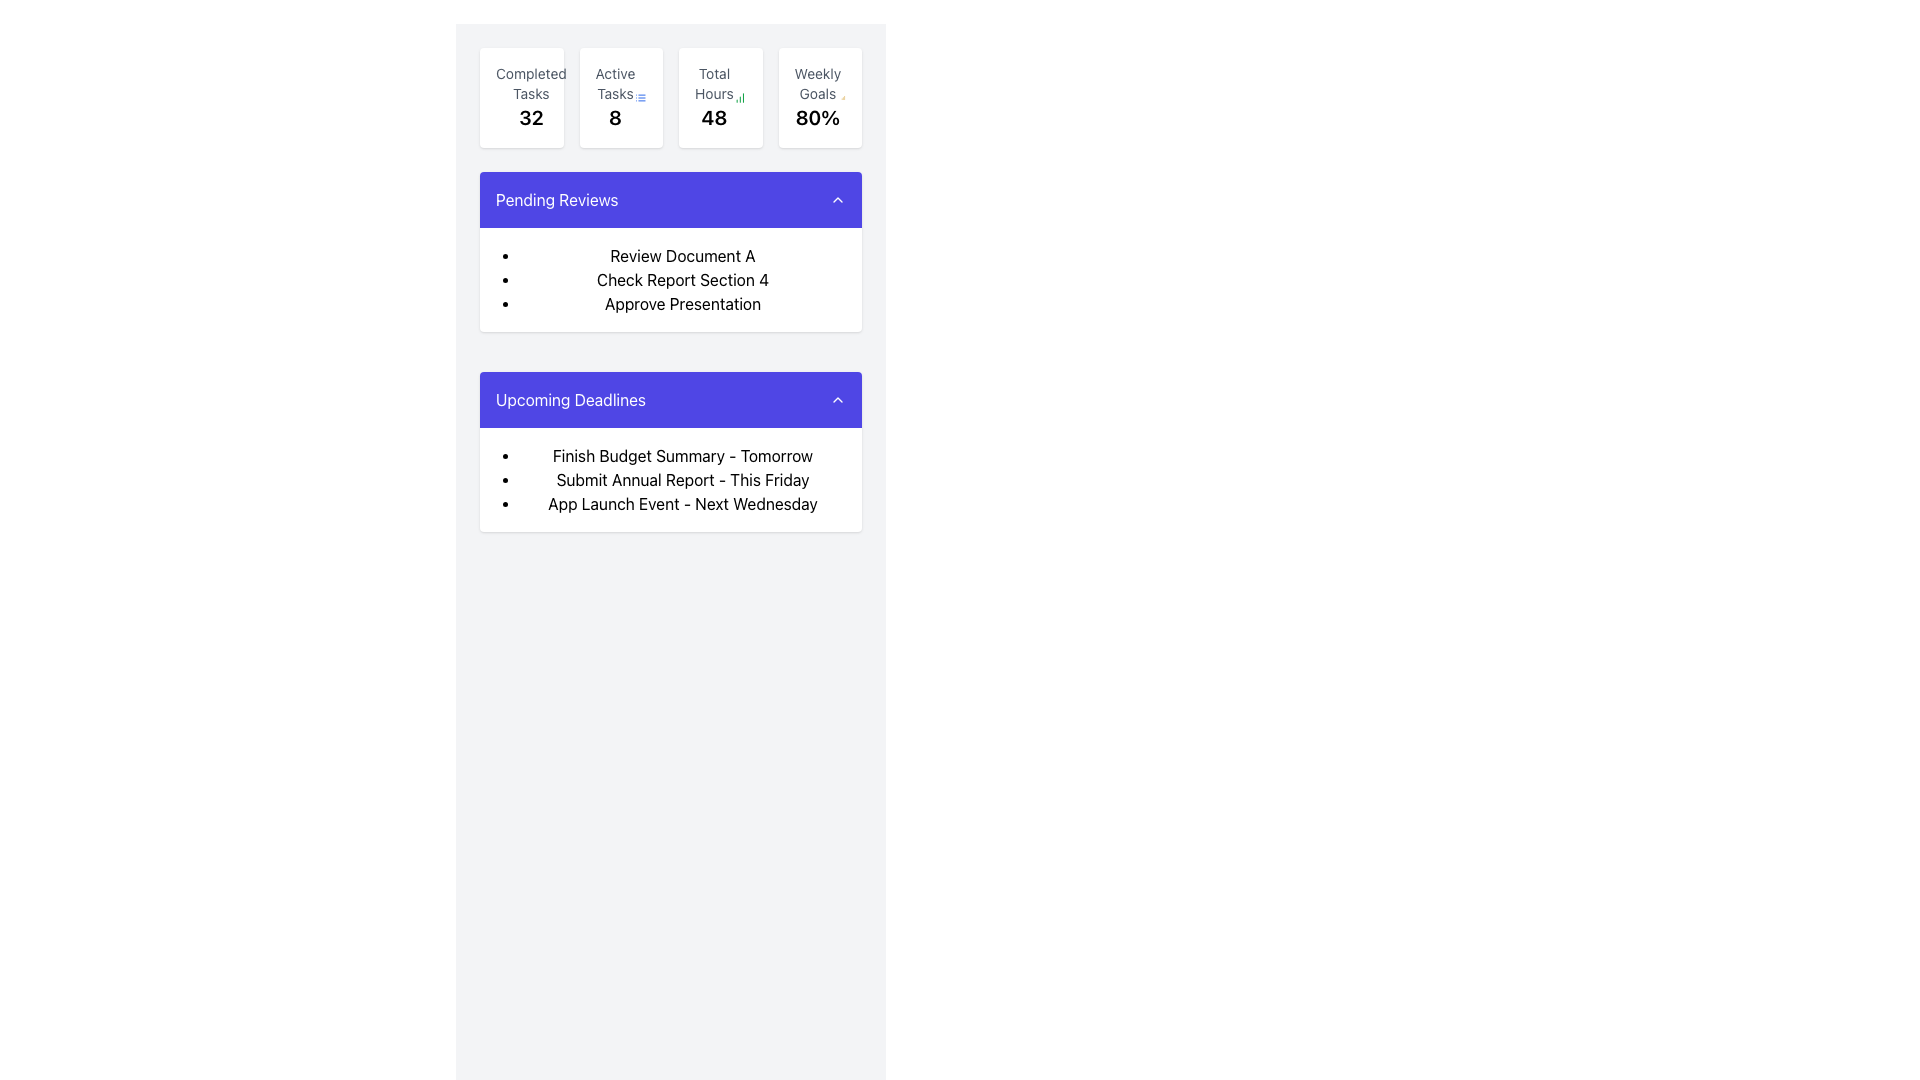  I want to click on the Informational Text Block displaying 'Total Hours' and the number '48' in a white card with rounded corners, located in the top center portion of the interface, so click(714, 97).